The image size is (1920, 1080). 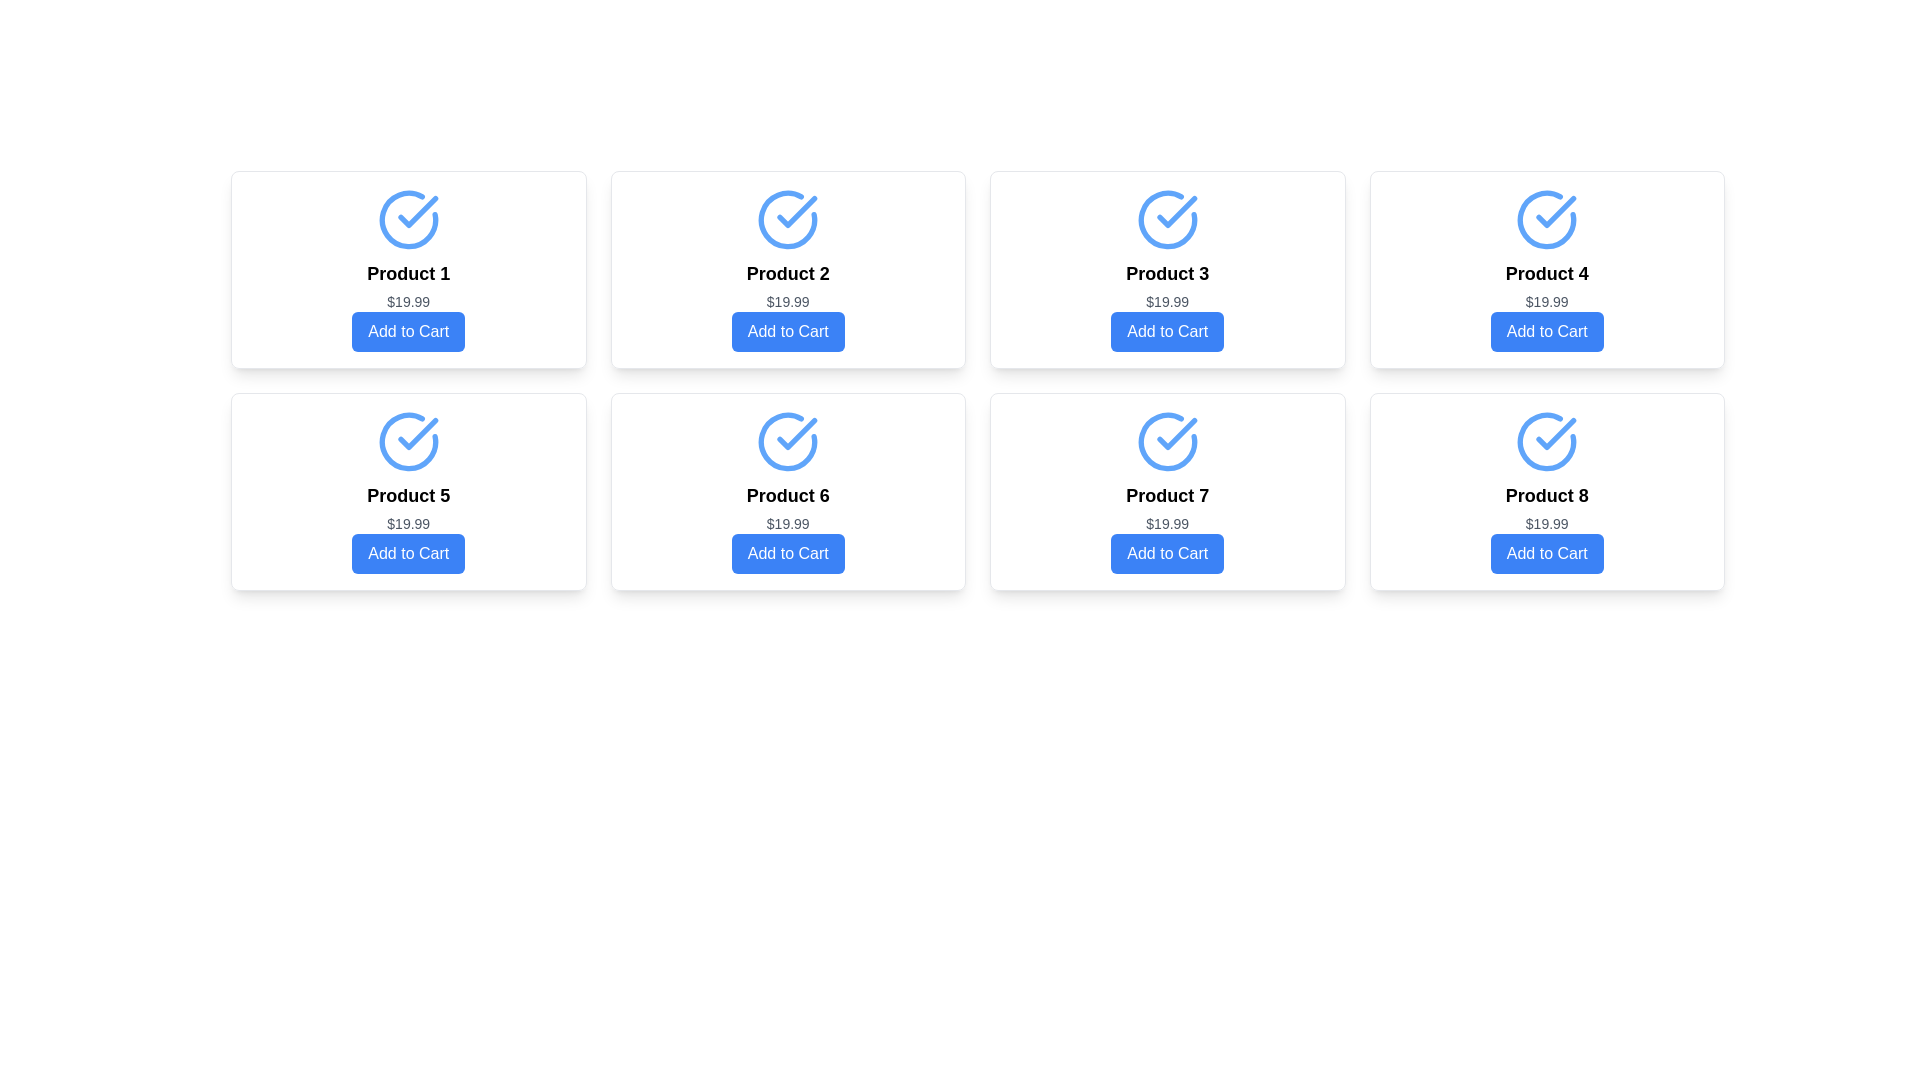 I want to click on the circular blue icon with a checkmark inside, located at the top center of the 'Product 6' card UI, so click(x=787, y=441).